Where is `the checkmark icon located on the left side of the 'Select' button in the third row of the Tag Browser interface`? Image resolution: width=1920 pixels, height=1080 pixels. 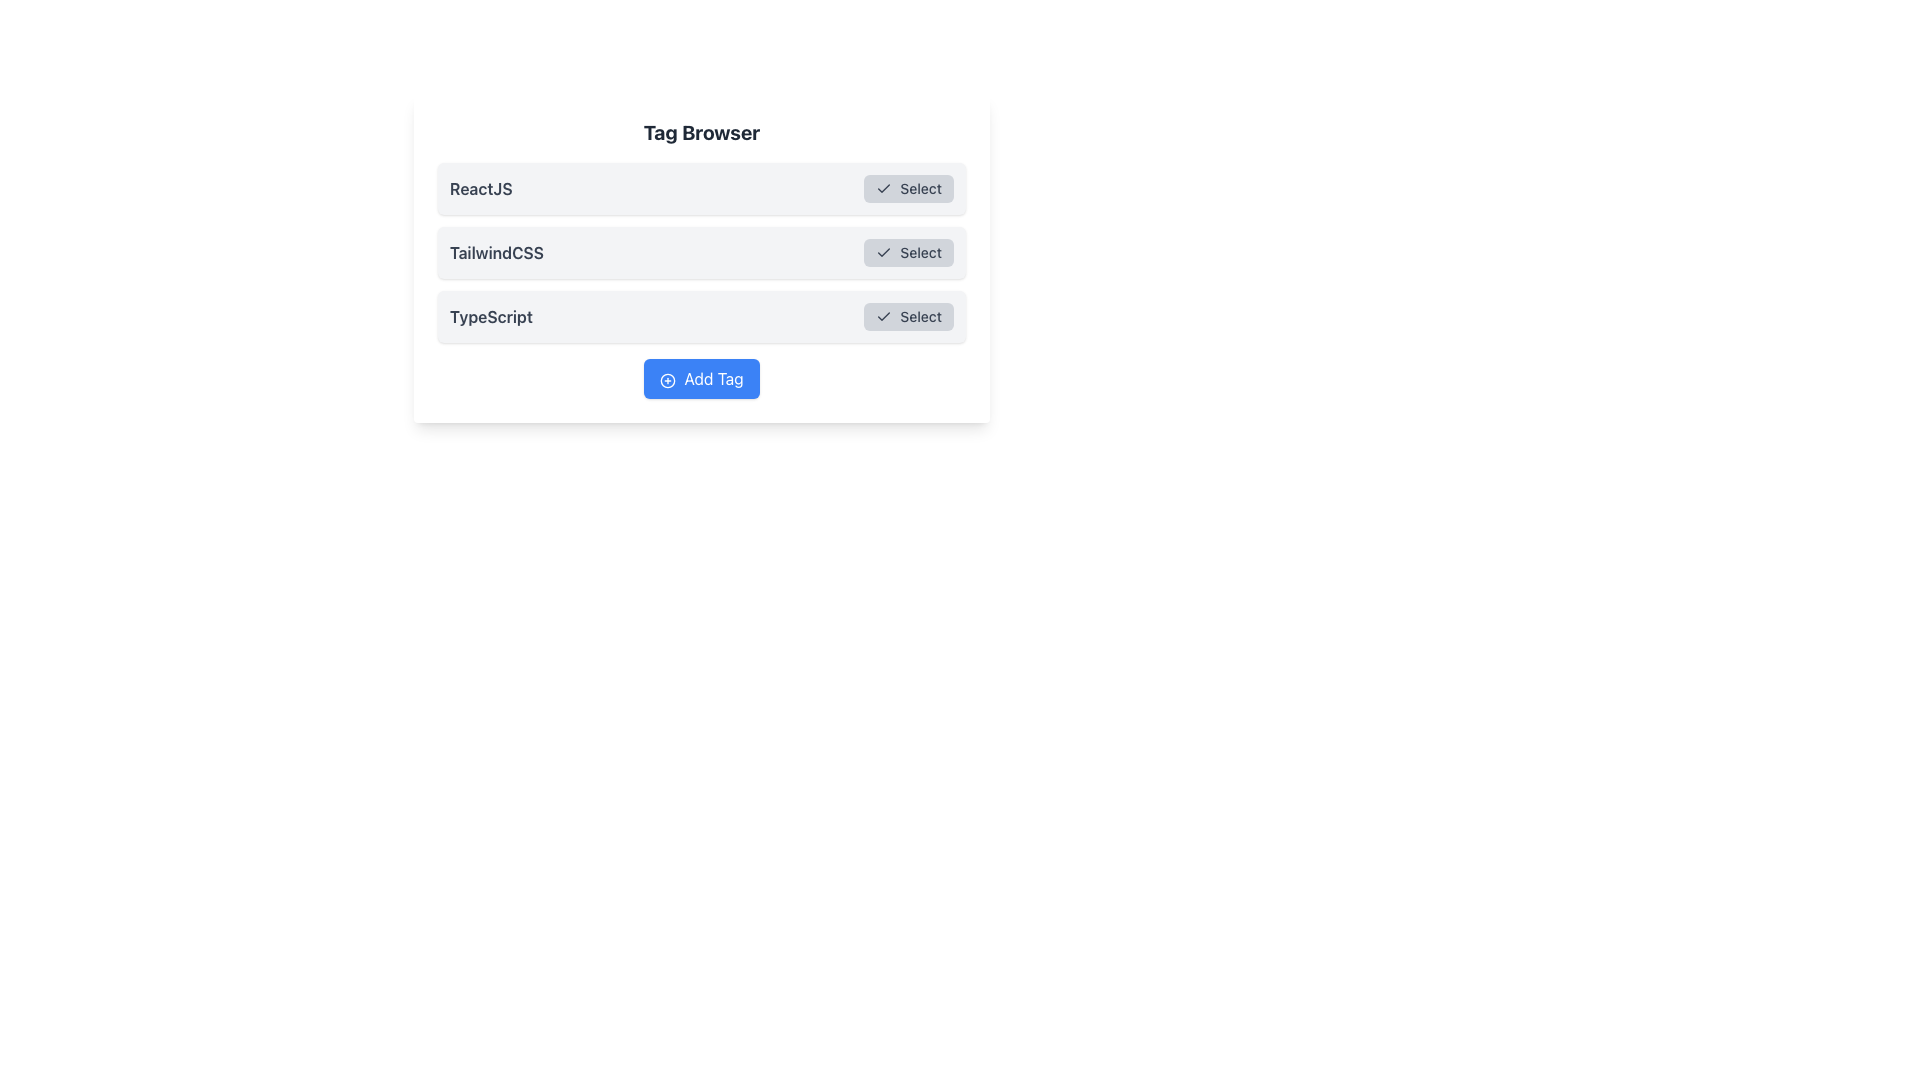
the checkmark icon located on the left side of the 'Select' button in the third row of the Tag Browser interface is located at coordinates (883, 315).